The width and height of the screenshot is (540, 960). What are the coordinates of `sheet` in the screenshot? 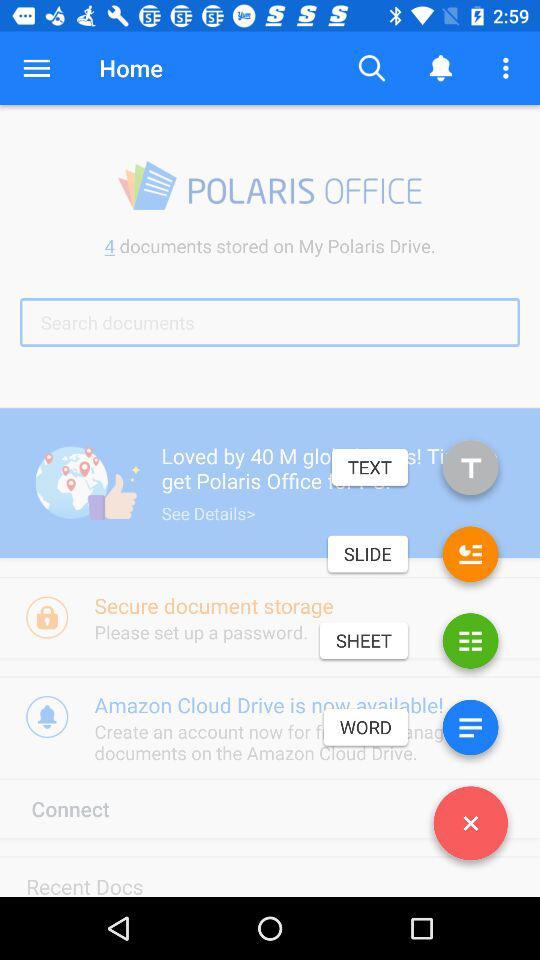 It's located at (470, 644).